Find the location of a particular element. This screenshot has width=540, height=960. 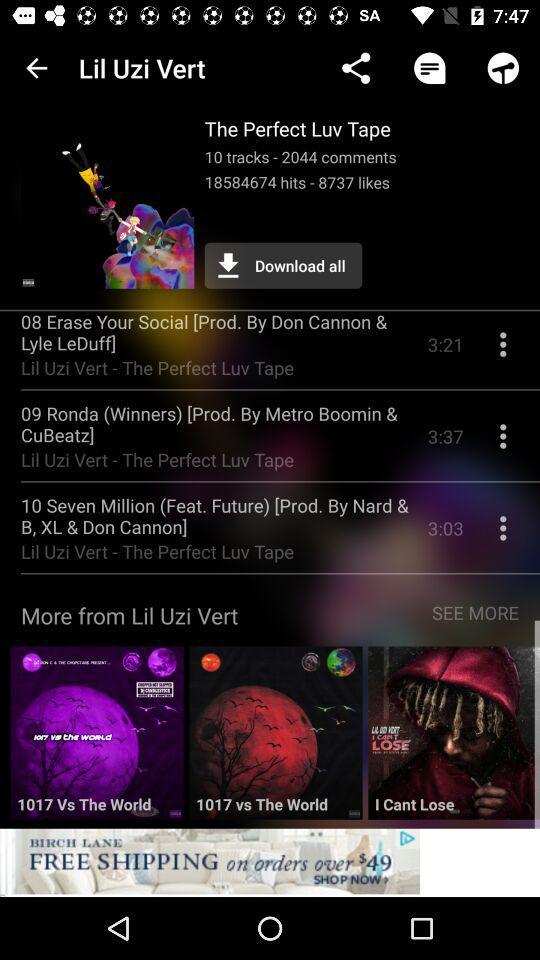

item above the perfect luv icon is located at coordinates (355, 68).